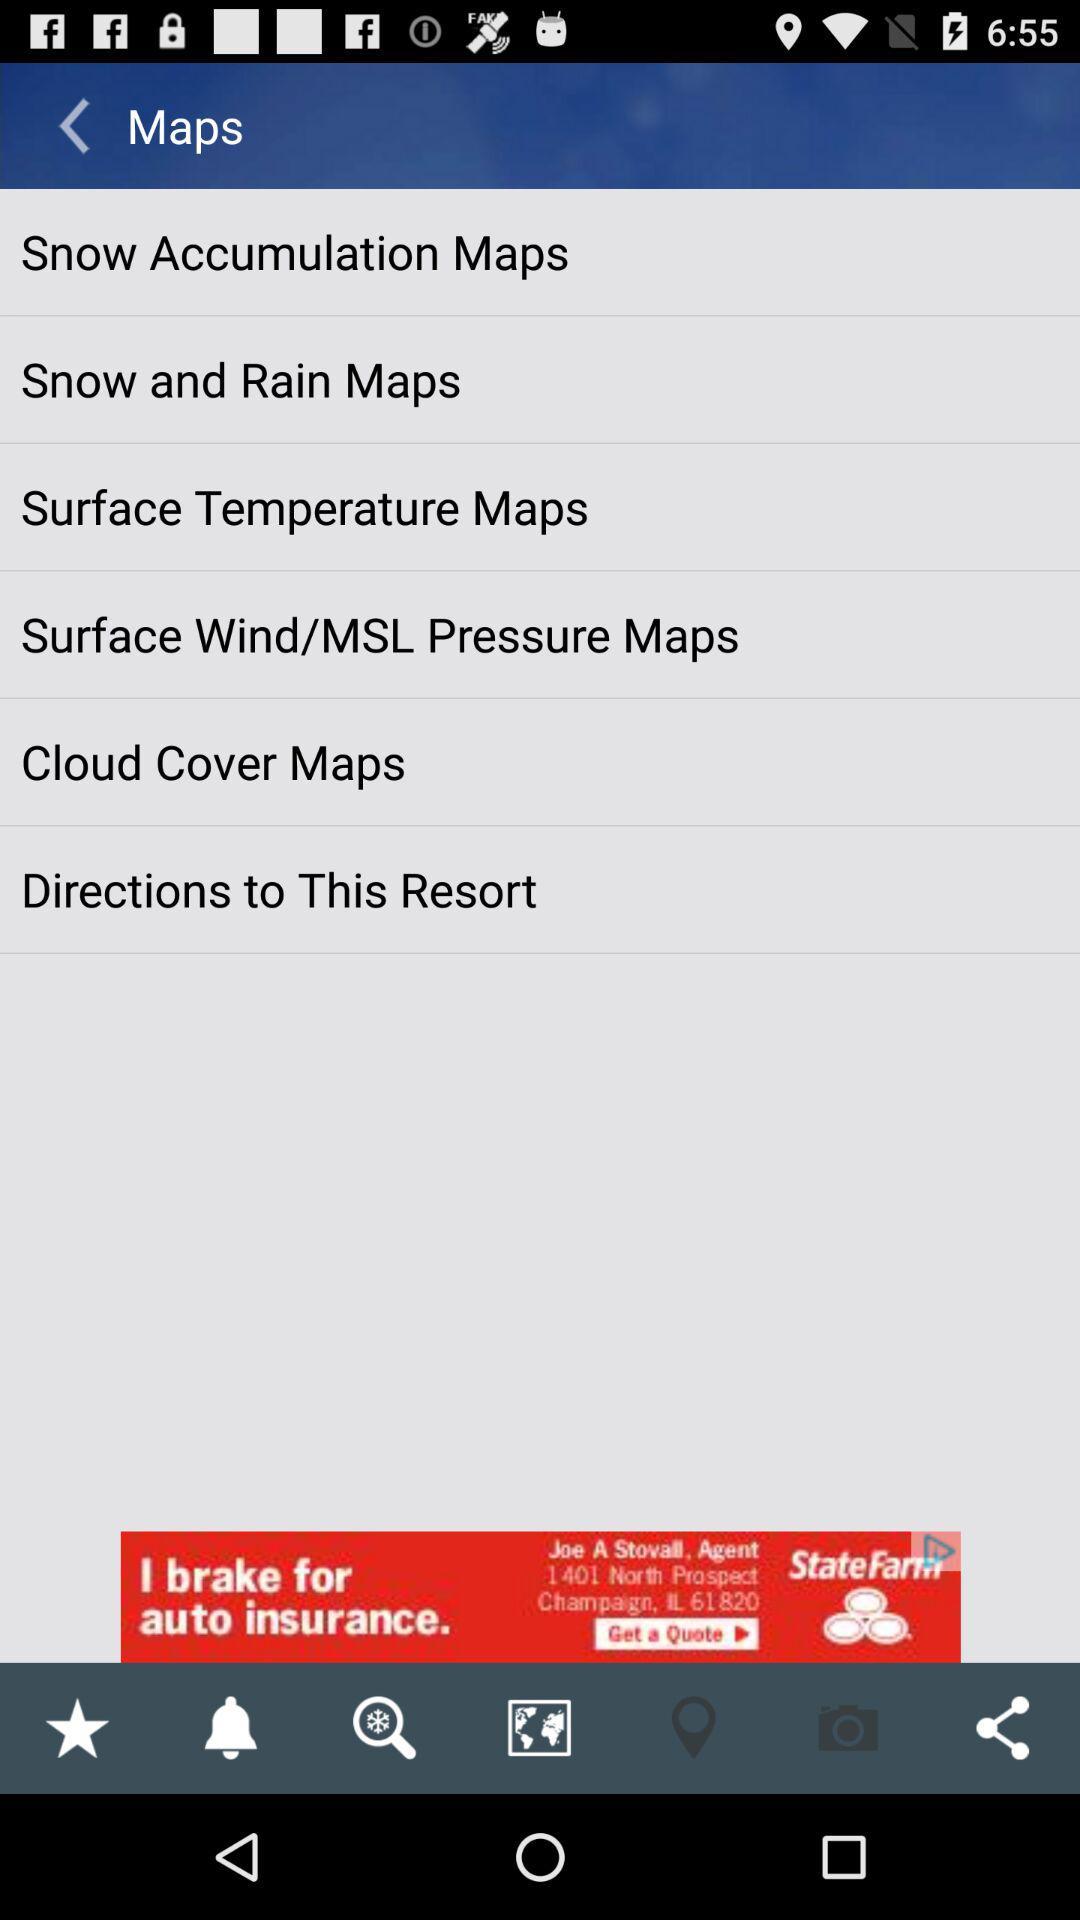  Describe the element at coordinates (229, 1848) in the screenshot. I see `the notifications icon` at that location.